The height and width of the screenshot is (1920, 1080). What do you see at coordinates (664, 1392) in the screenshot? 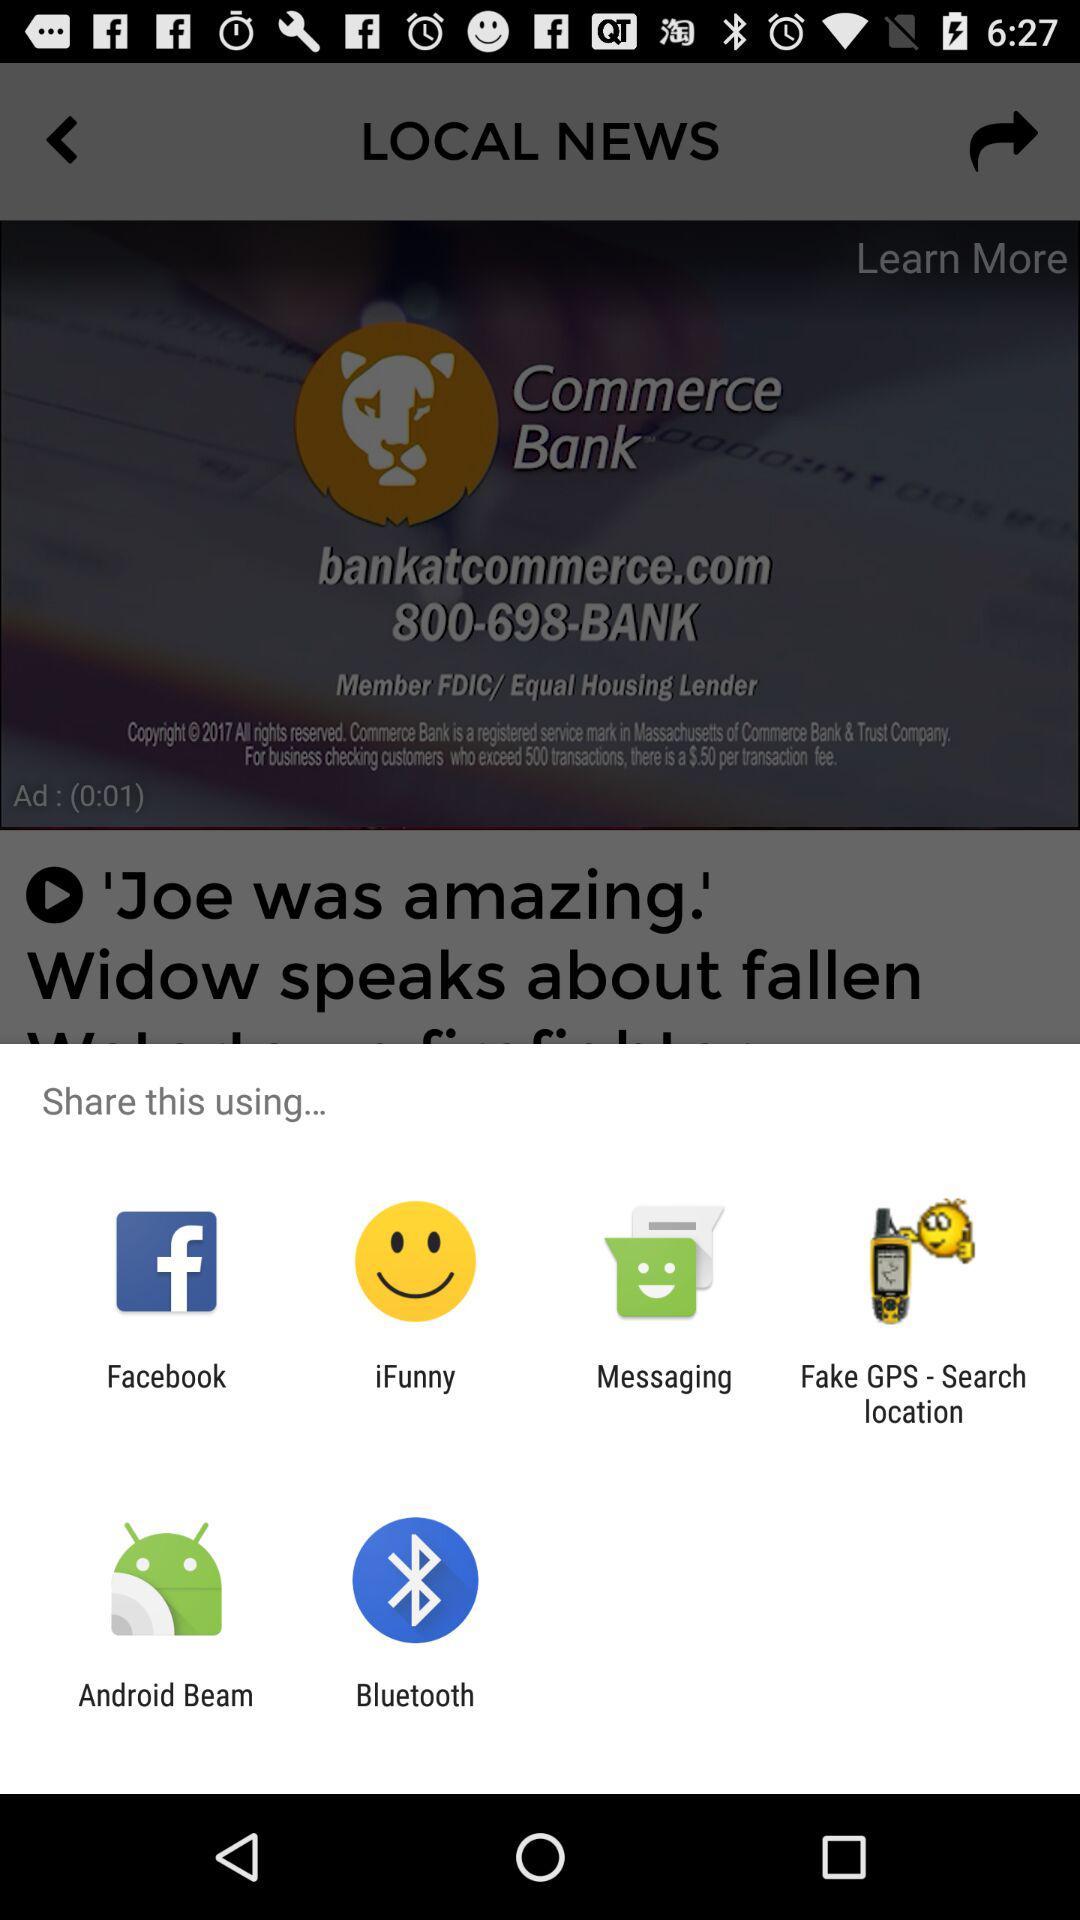
I see `the icon to the left of fake gps search item` at bounding box center [664, 1392].